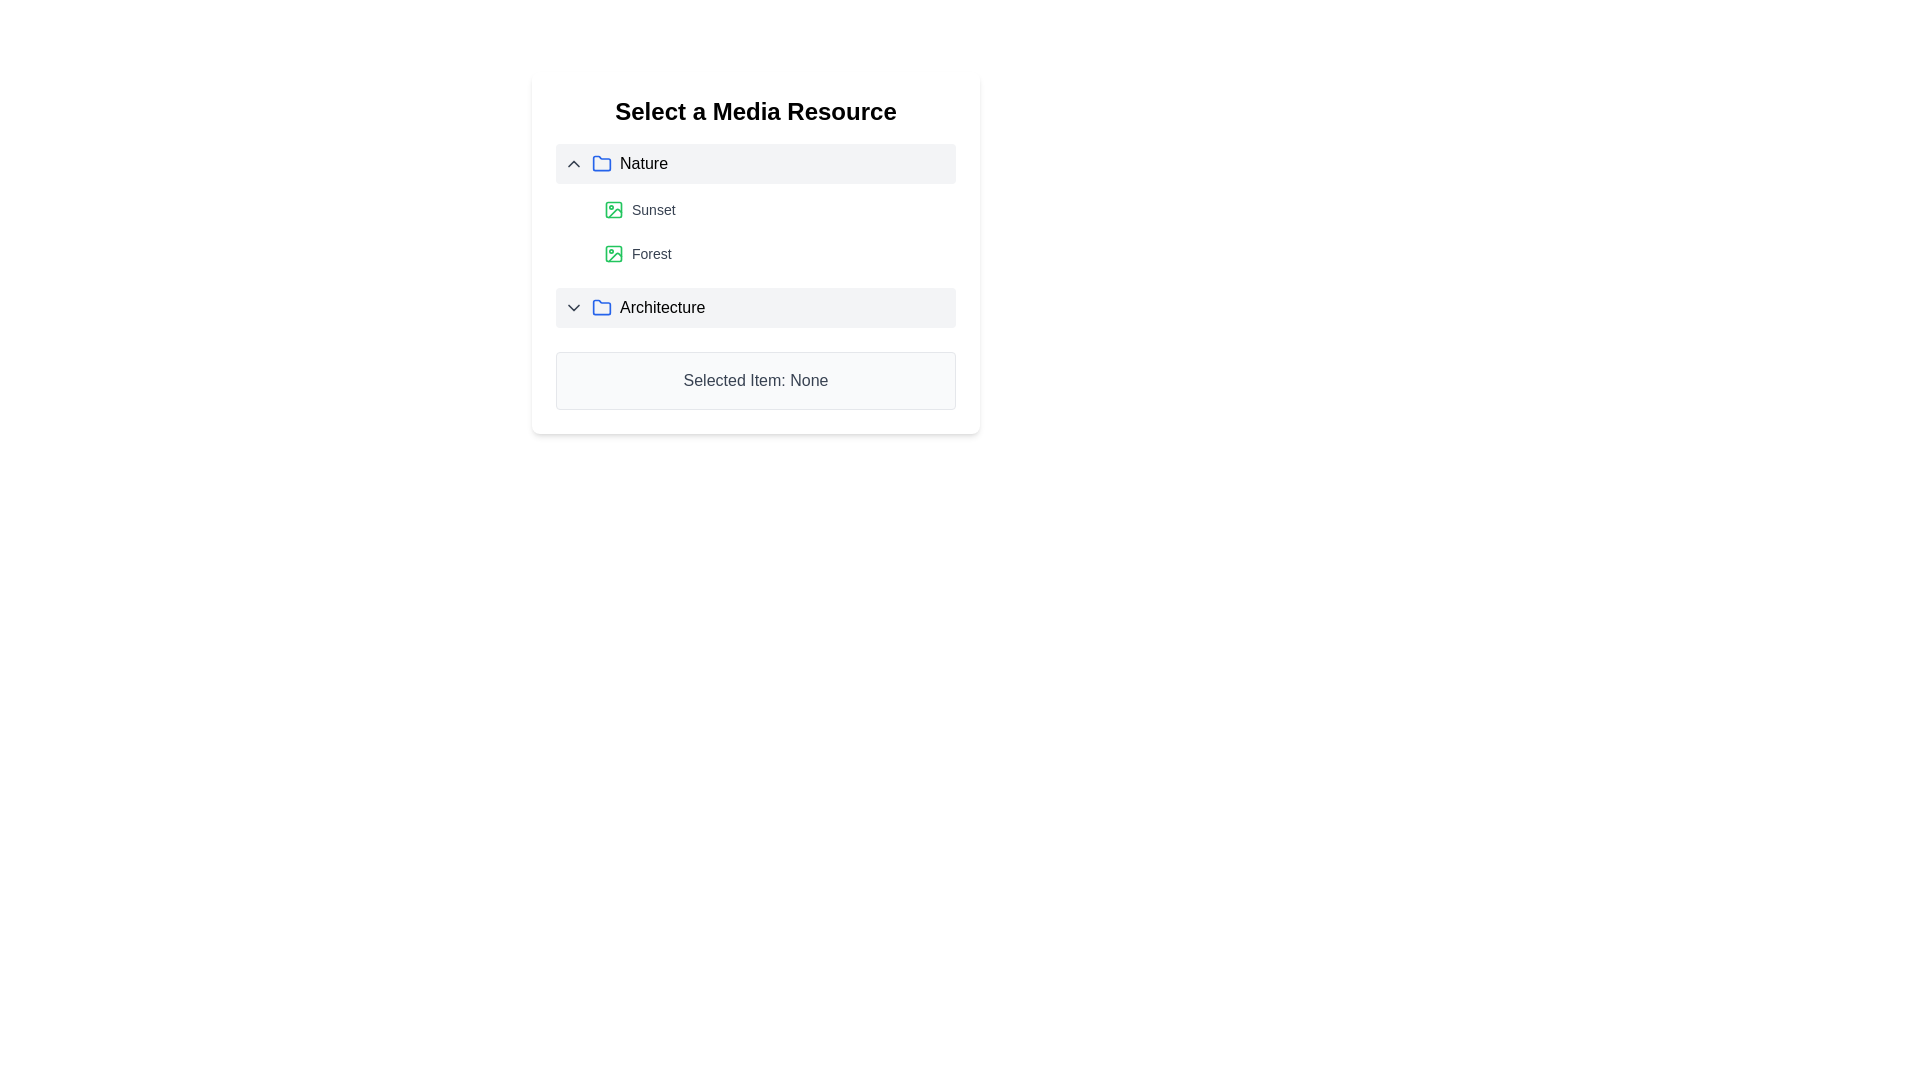 This screenshot has height=1080, width=1920. What do you see at coordinates (775, 253) in the screenshot?
I see `the selectable list item labeled 'Forest' which is the second option in the 'Nature' category to trigger its hover state` at bounding box center [775, 253].